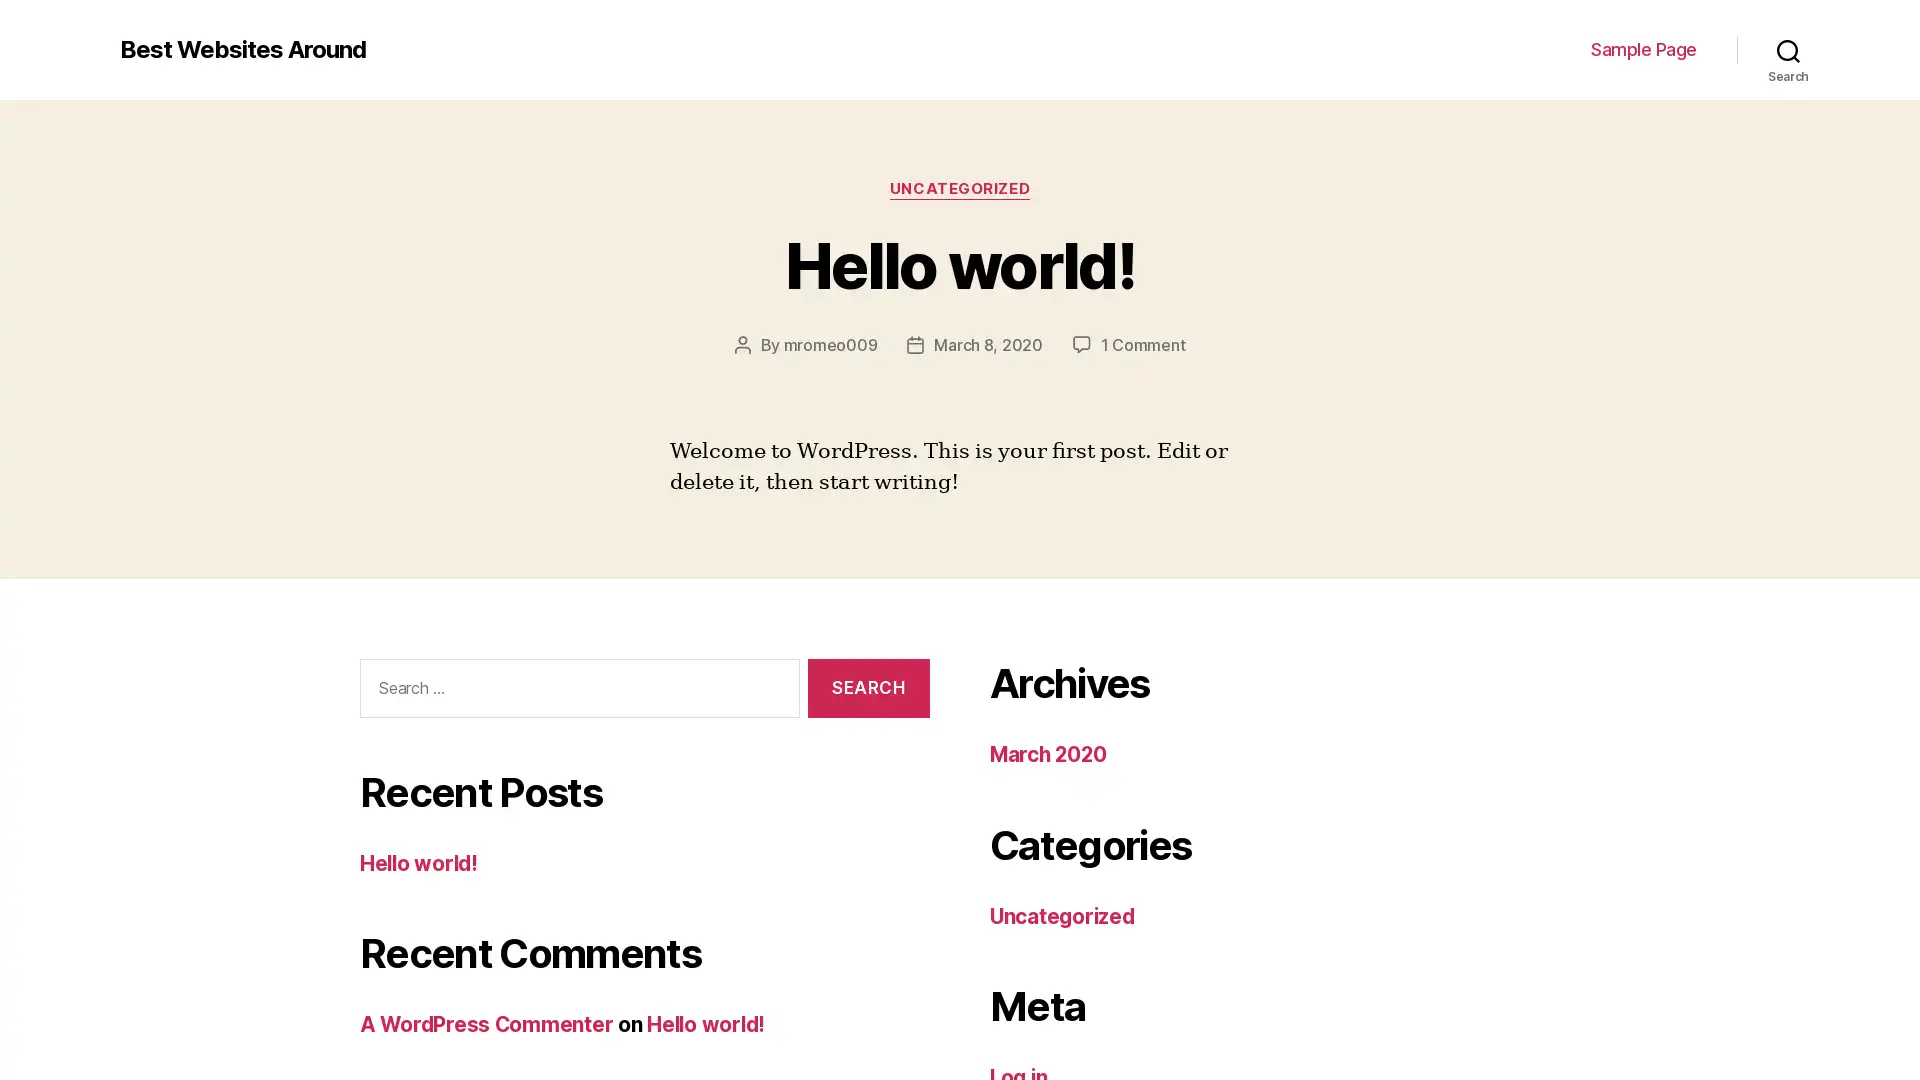 The image size is (1920, 1080). What do you see at coordinates (868, 686) in the screenshot?
I see `Search` at bounding box center [868, 686].